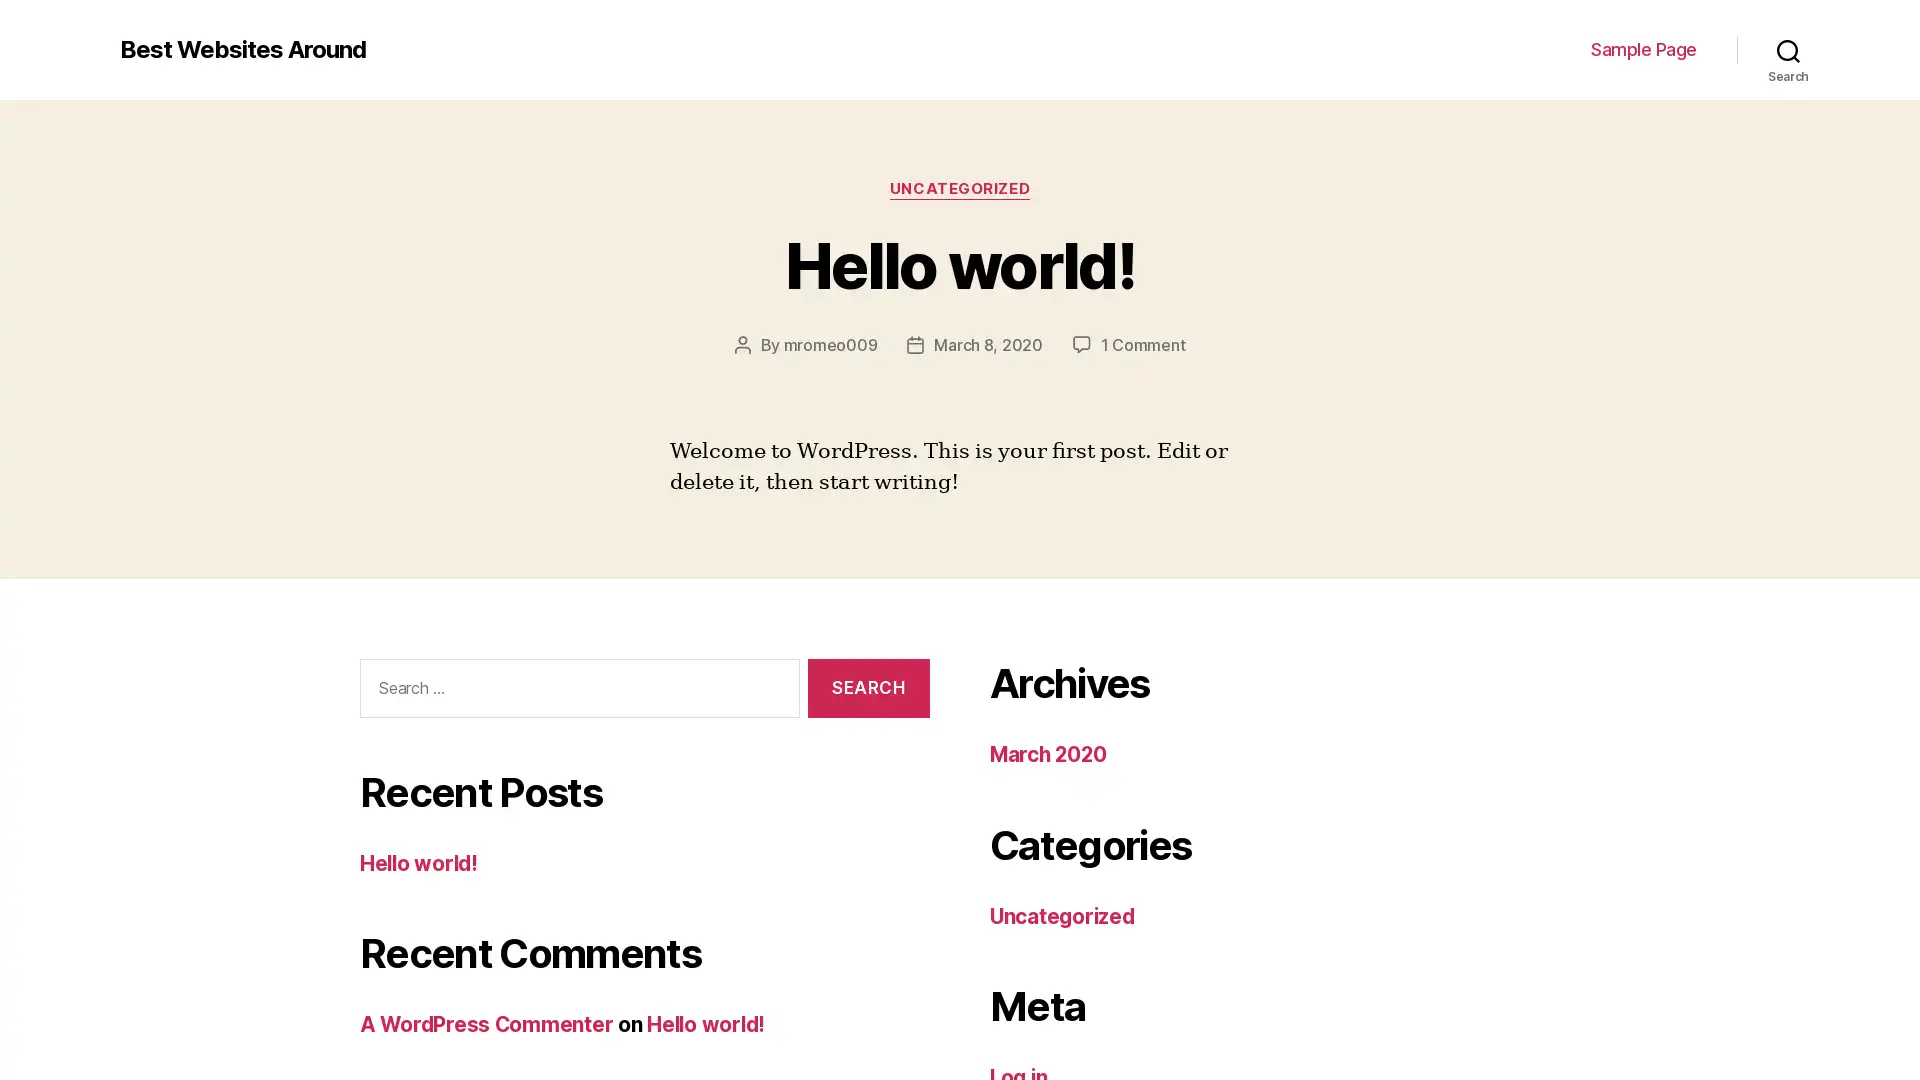 The image size is (1920, 1080). What do you see at coordinates (868, 686) in the screenshot?
I see `Search` at bounding box center [868, 686].